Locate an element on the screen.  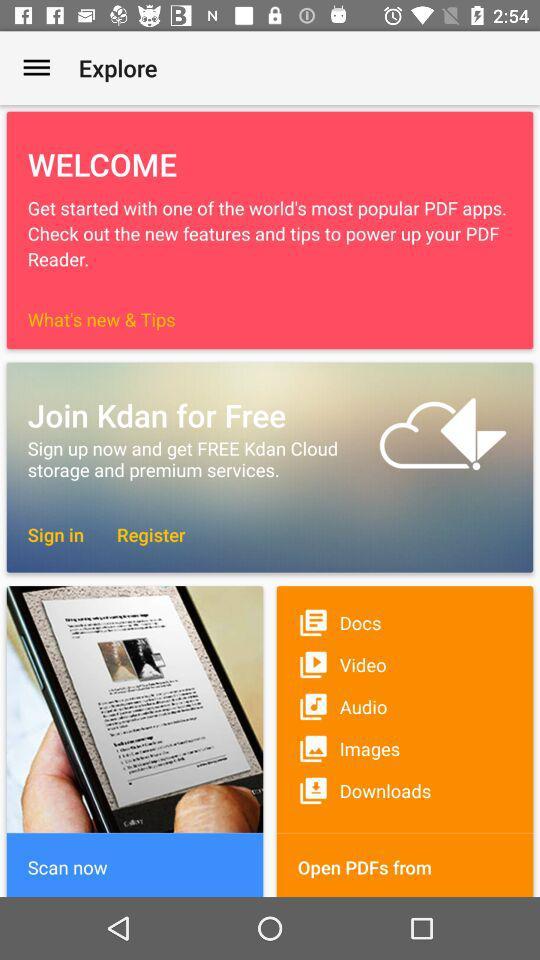
icon below the audio icon is located at coordinates (405, 747).